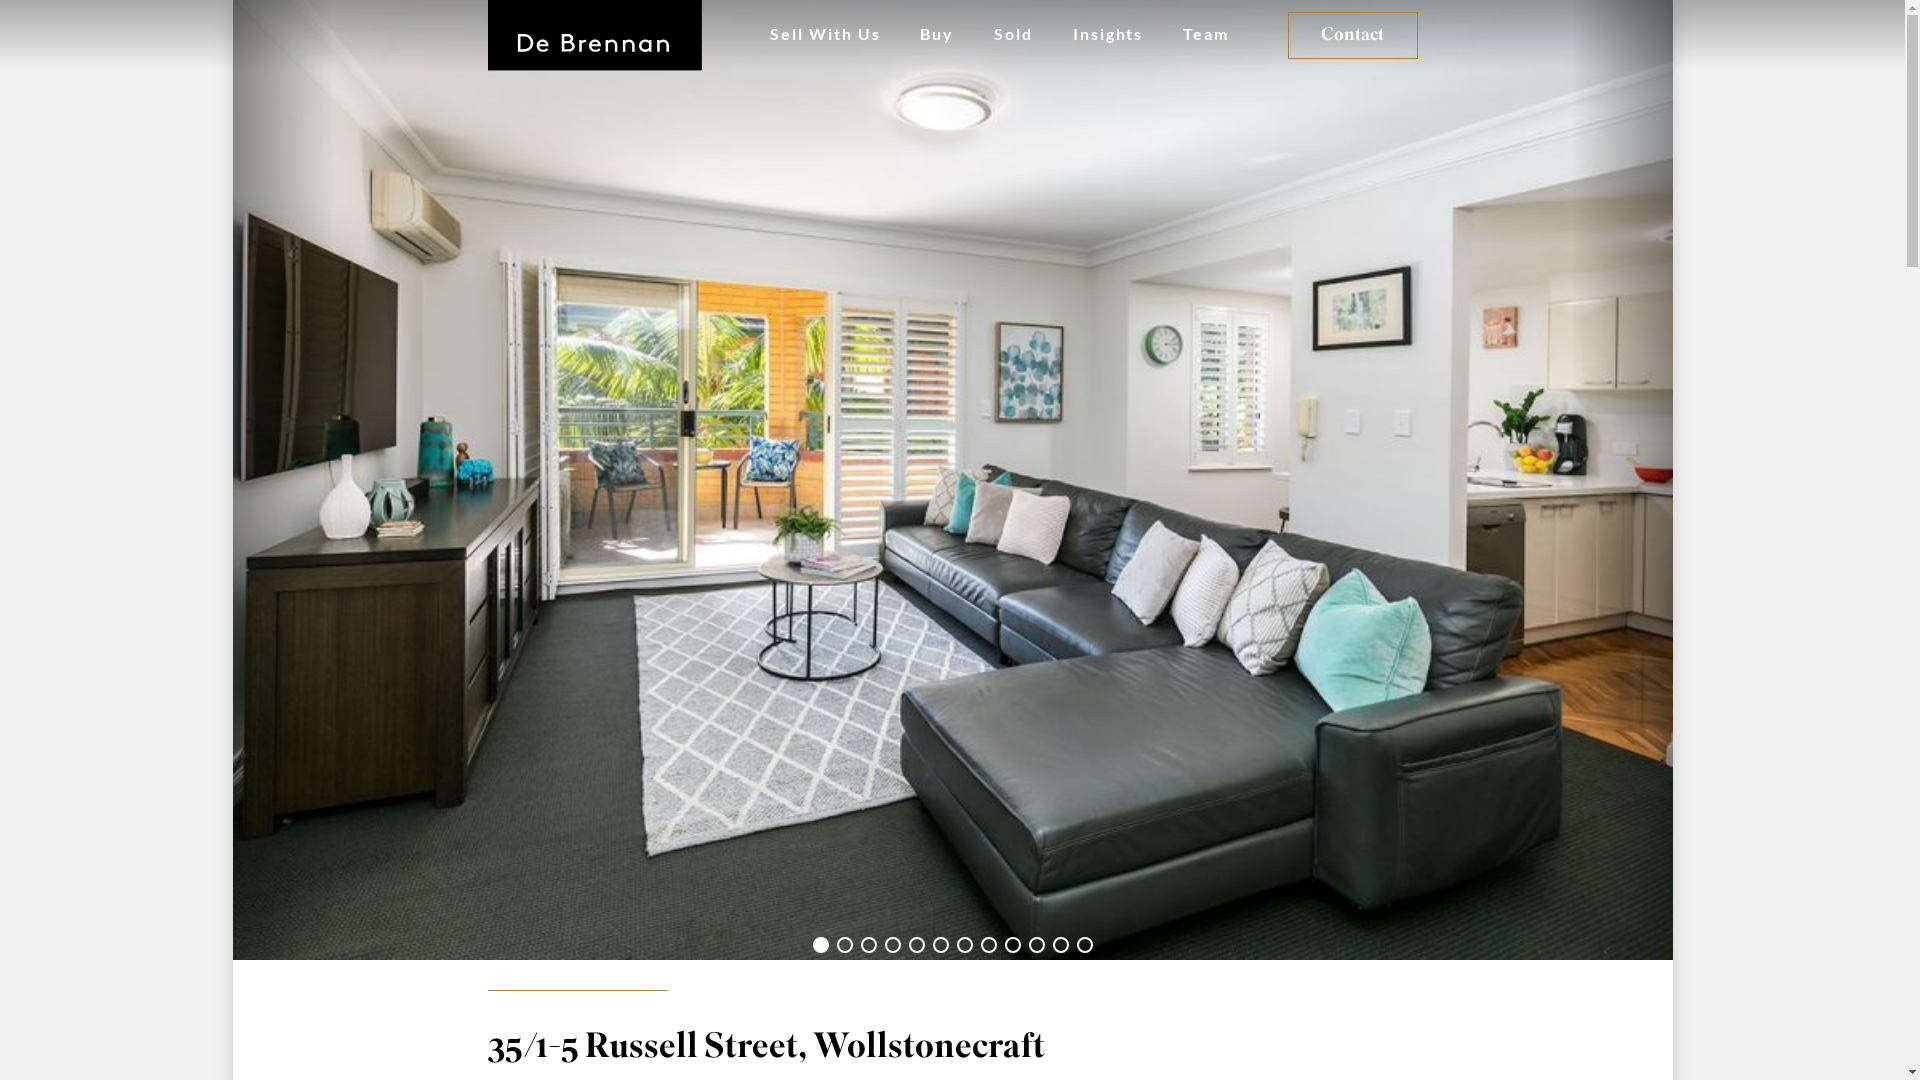  What do you see at coordinates (935, 34) in the screenshot?
I see `'Buy'` at bounding box center [935, 34].